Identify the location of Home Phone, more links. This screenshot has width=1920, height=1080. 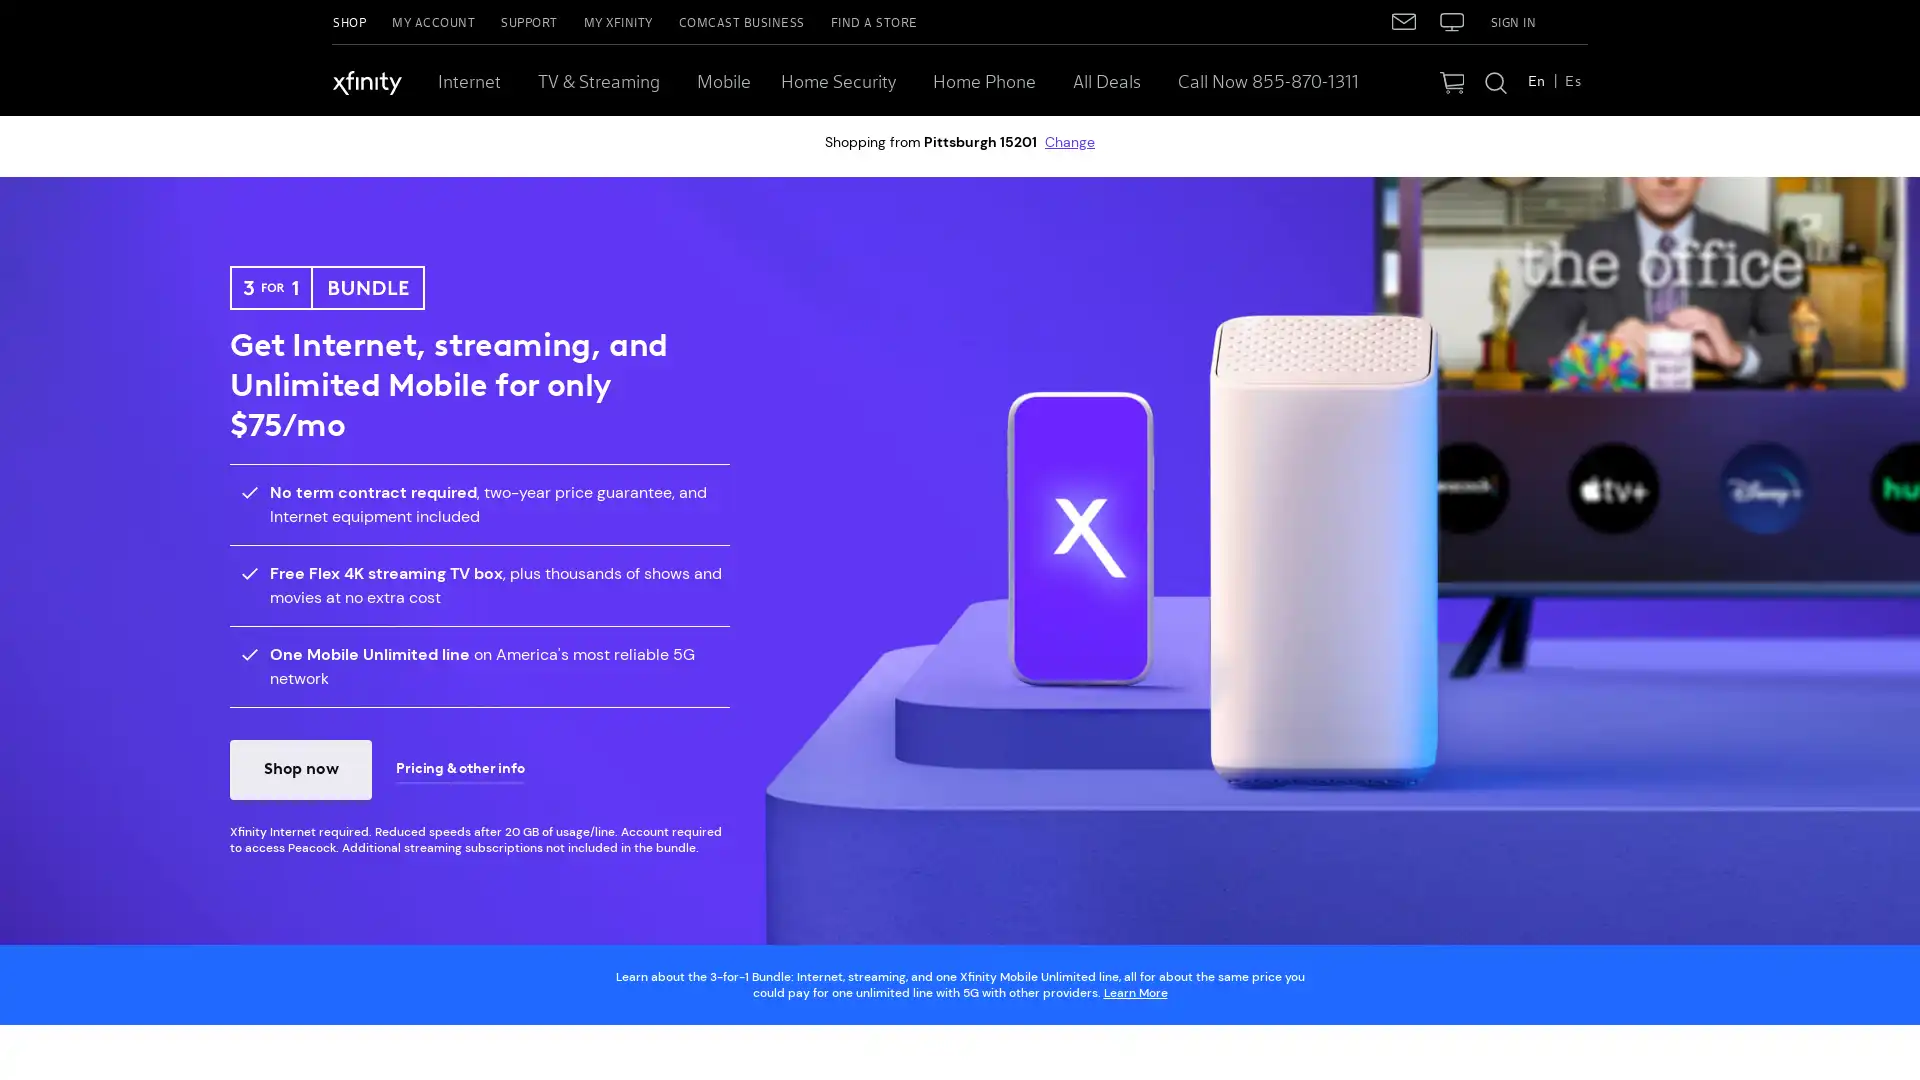
(1048, 77).